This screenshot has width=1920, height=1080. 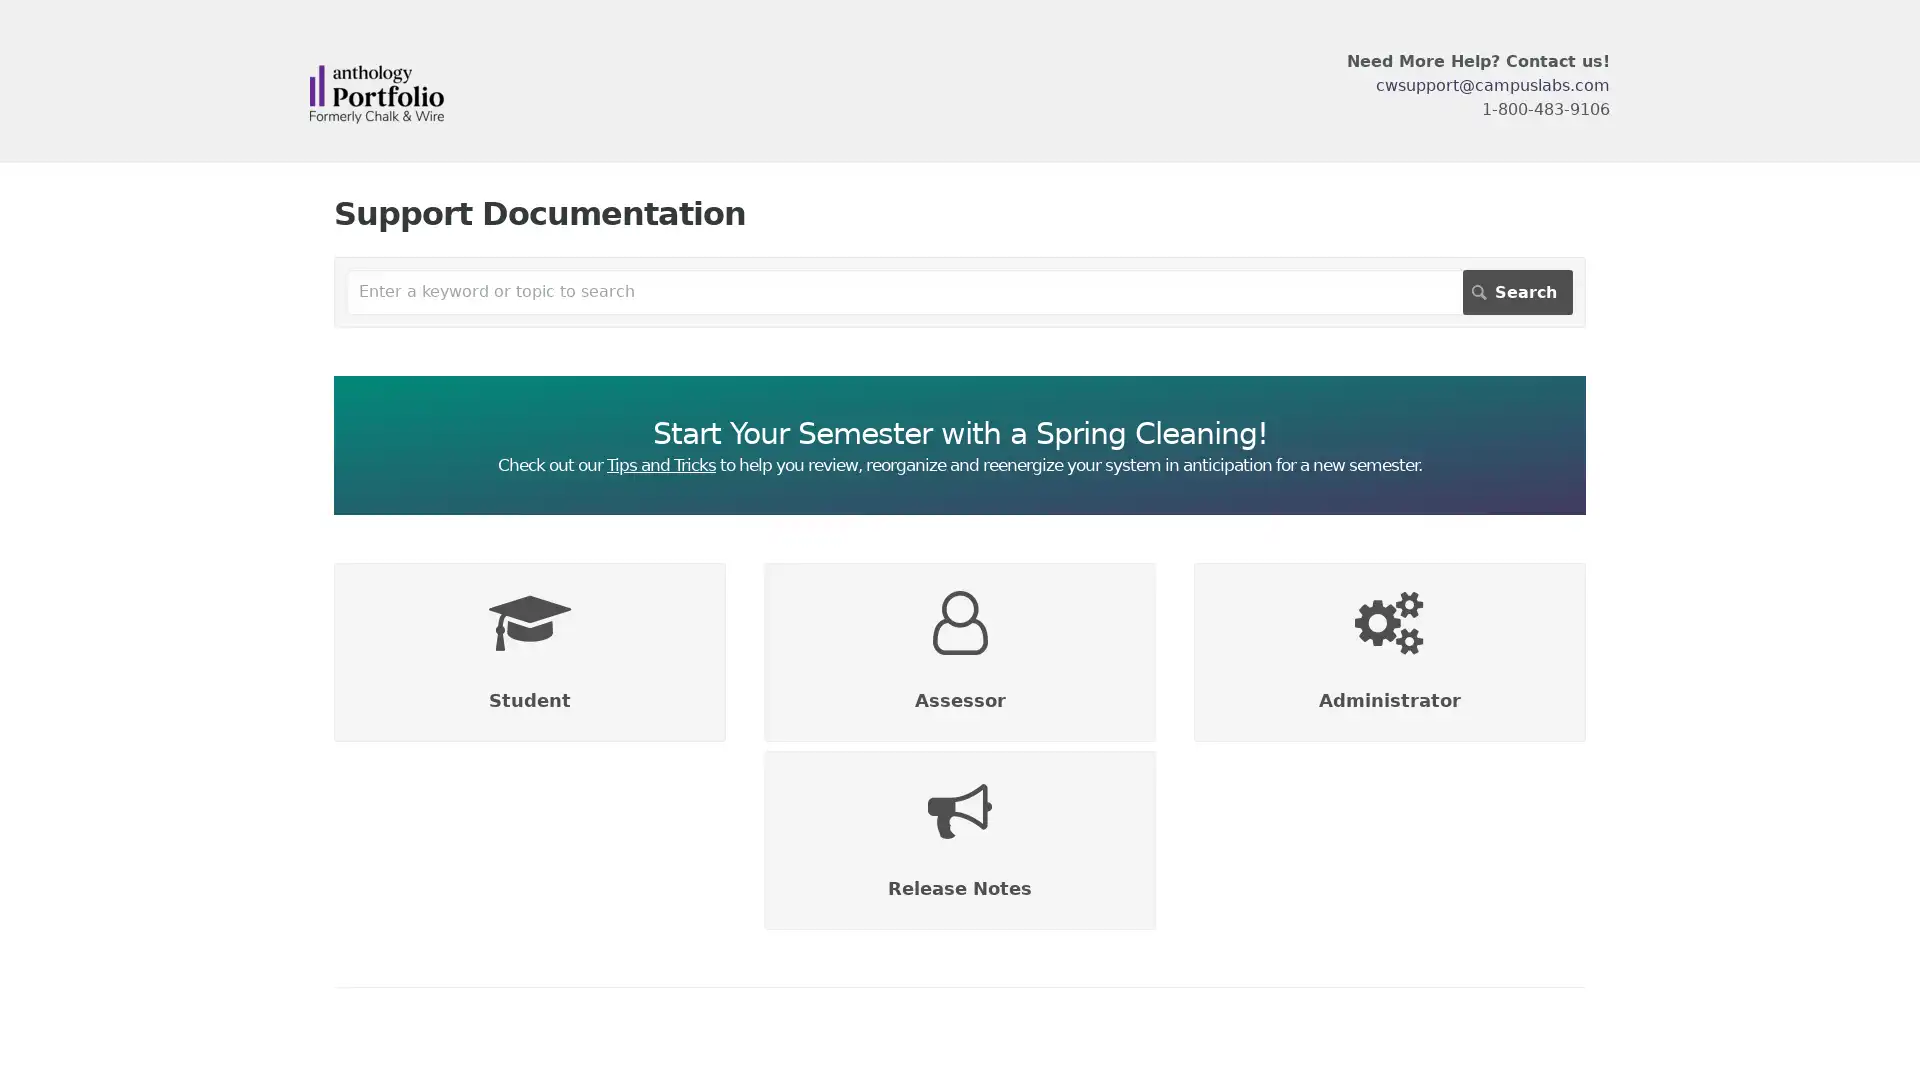 What do you see at coordinates (1517, 292) in the screenshot?
I see `Search` at bounding box center [1517, 292].